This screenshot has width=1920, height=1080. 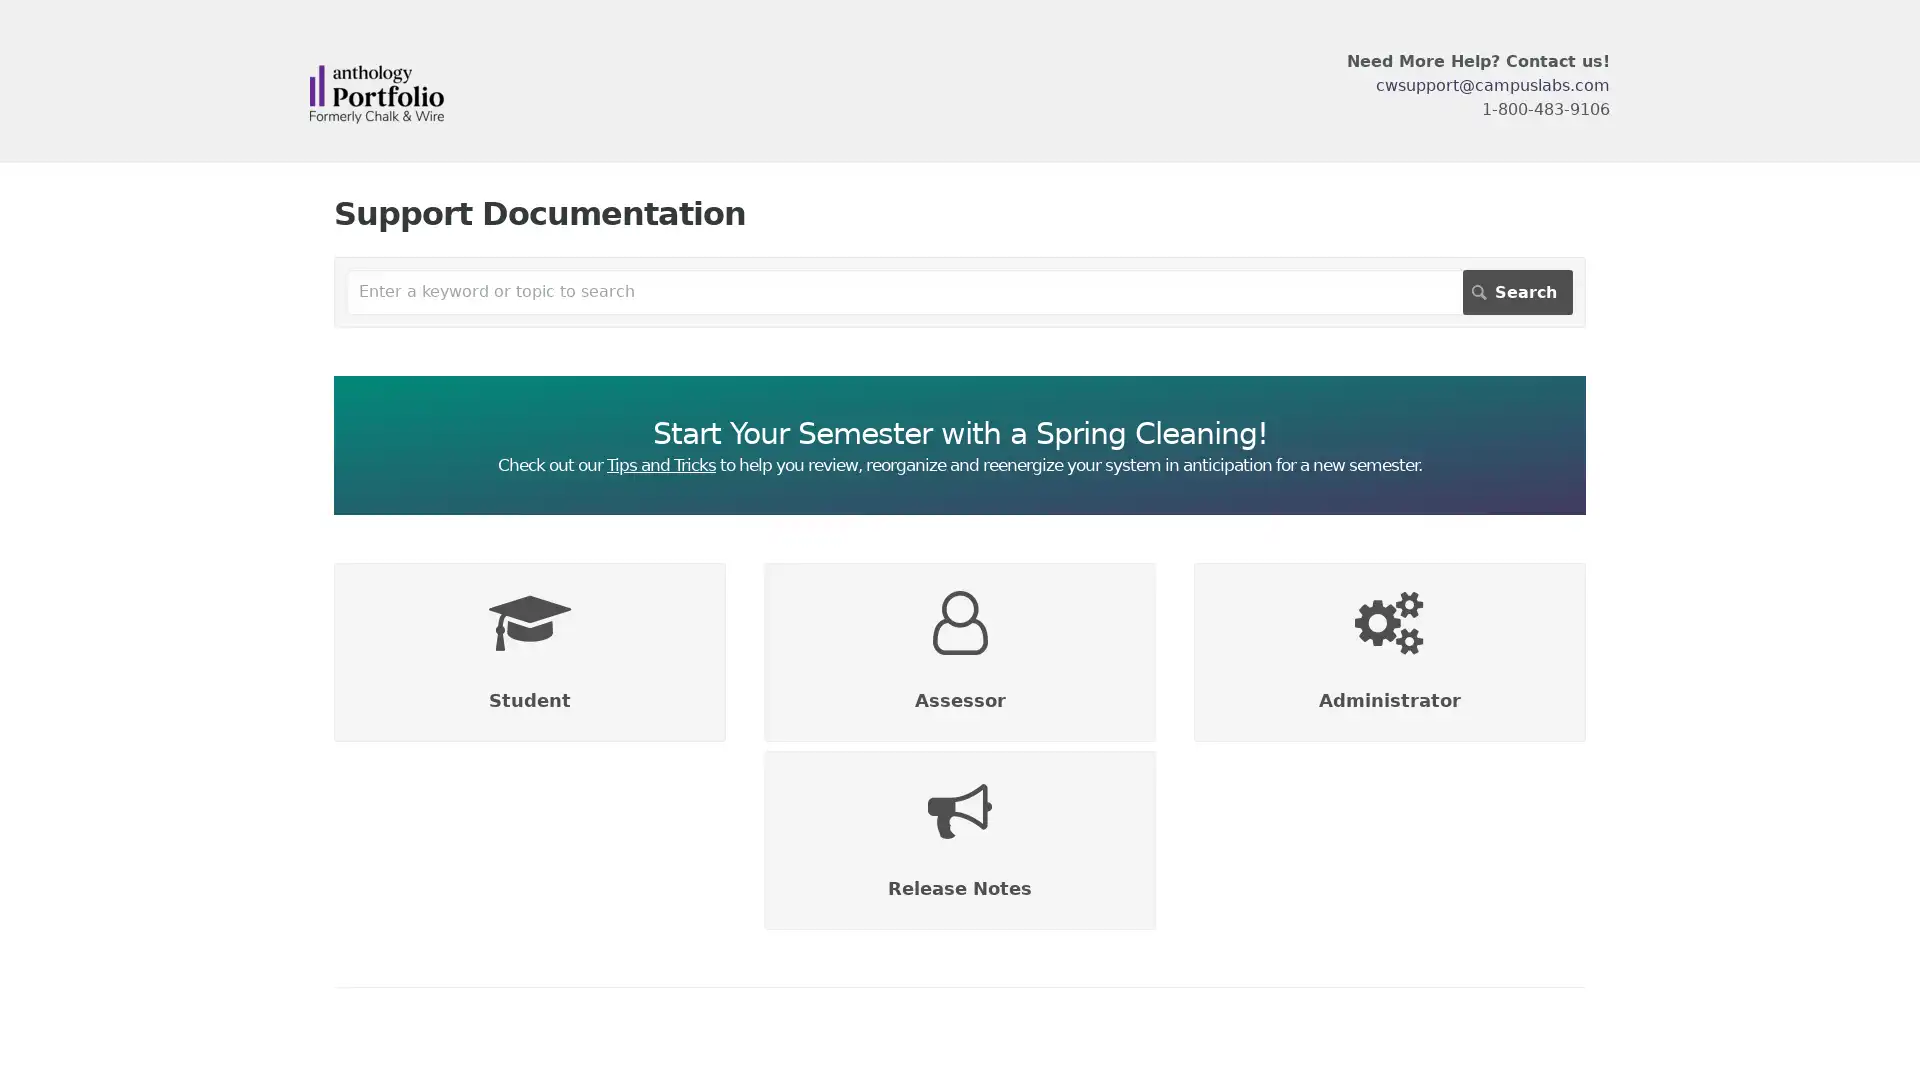 What do you see at coordinates (1517, 292) in the screenshot?
I see `Search` at bounding box center [1517, 292].